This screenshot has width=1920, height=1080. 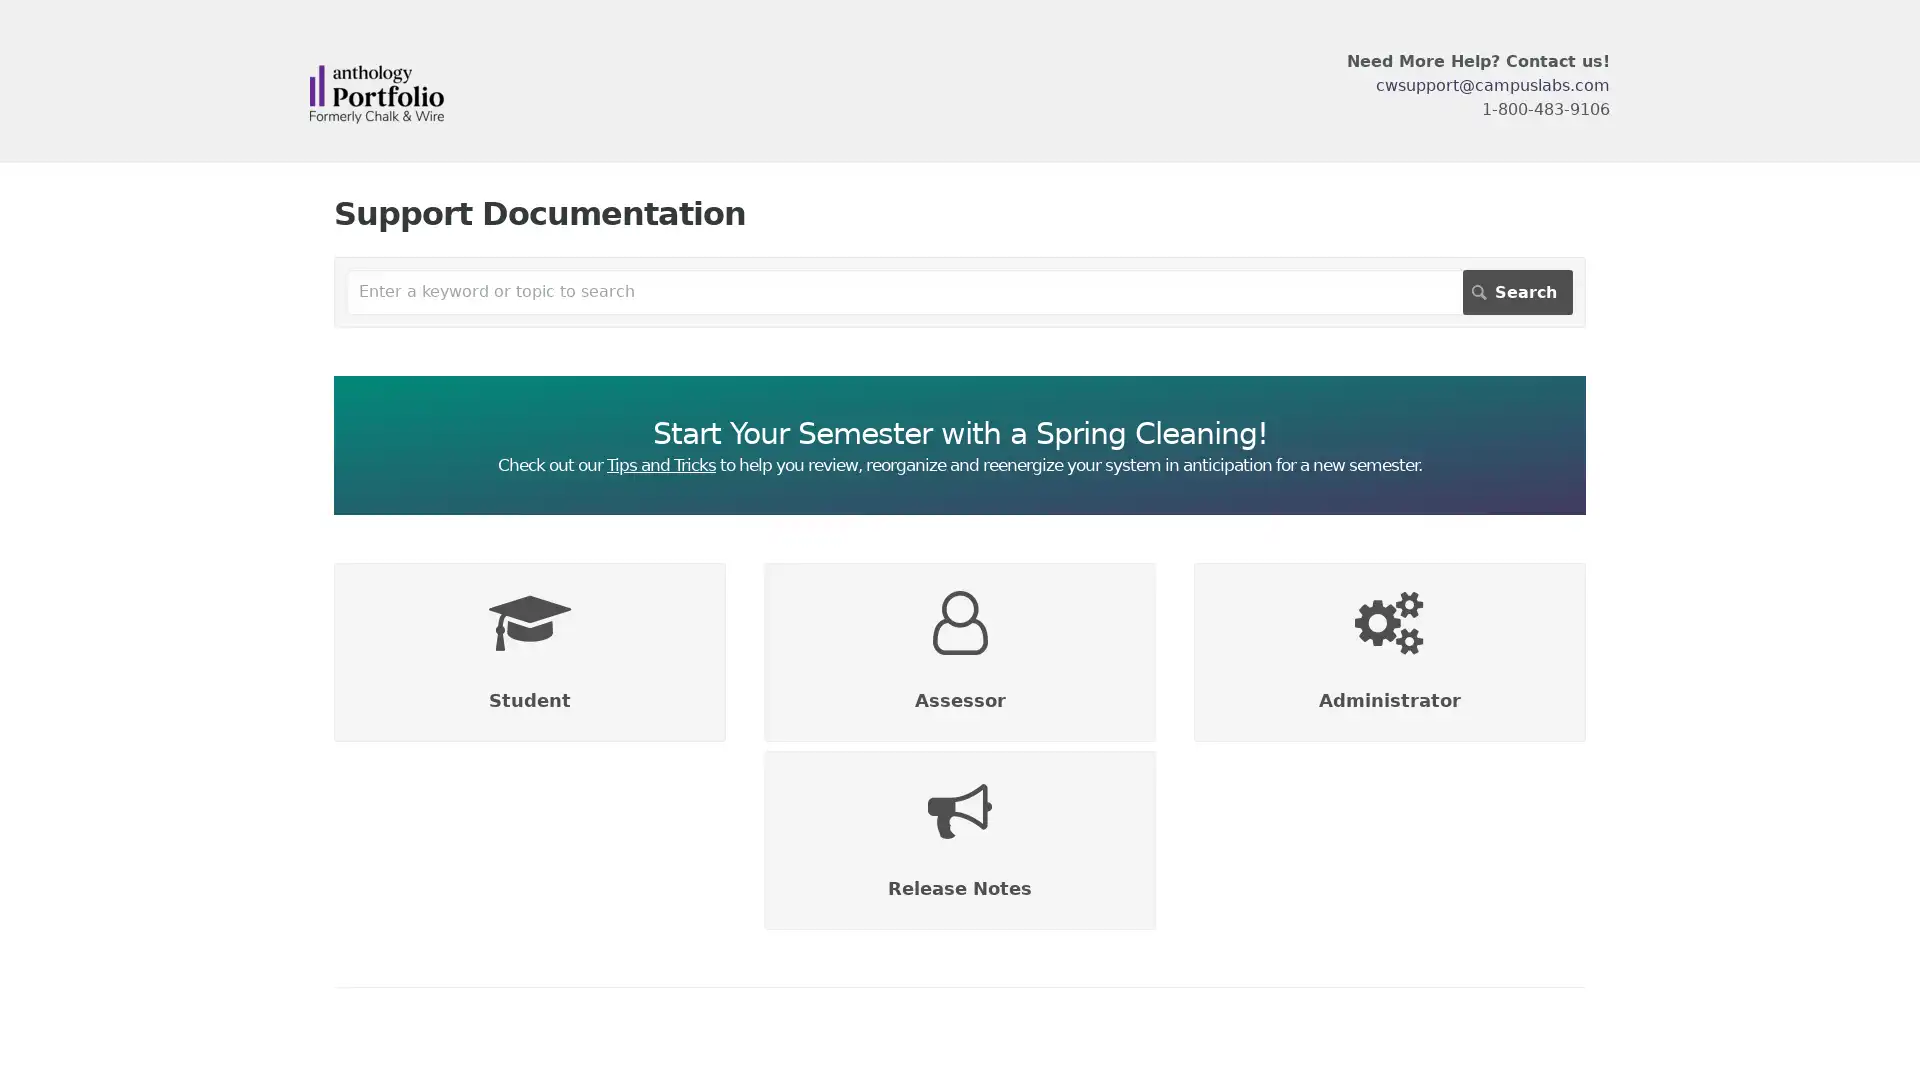 What do you see at coordinates (1517, 292) in the screenshot?
I see `Search` at bounding box center [1517, 292].